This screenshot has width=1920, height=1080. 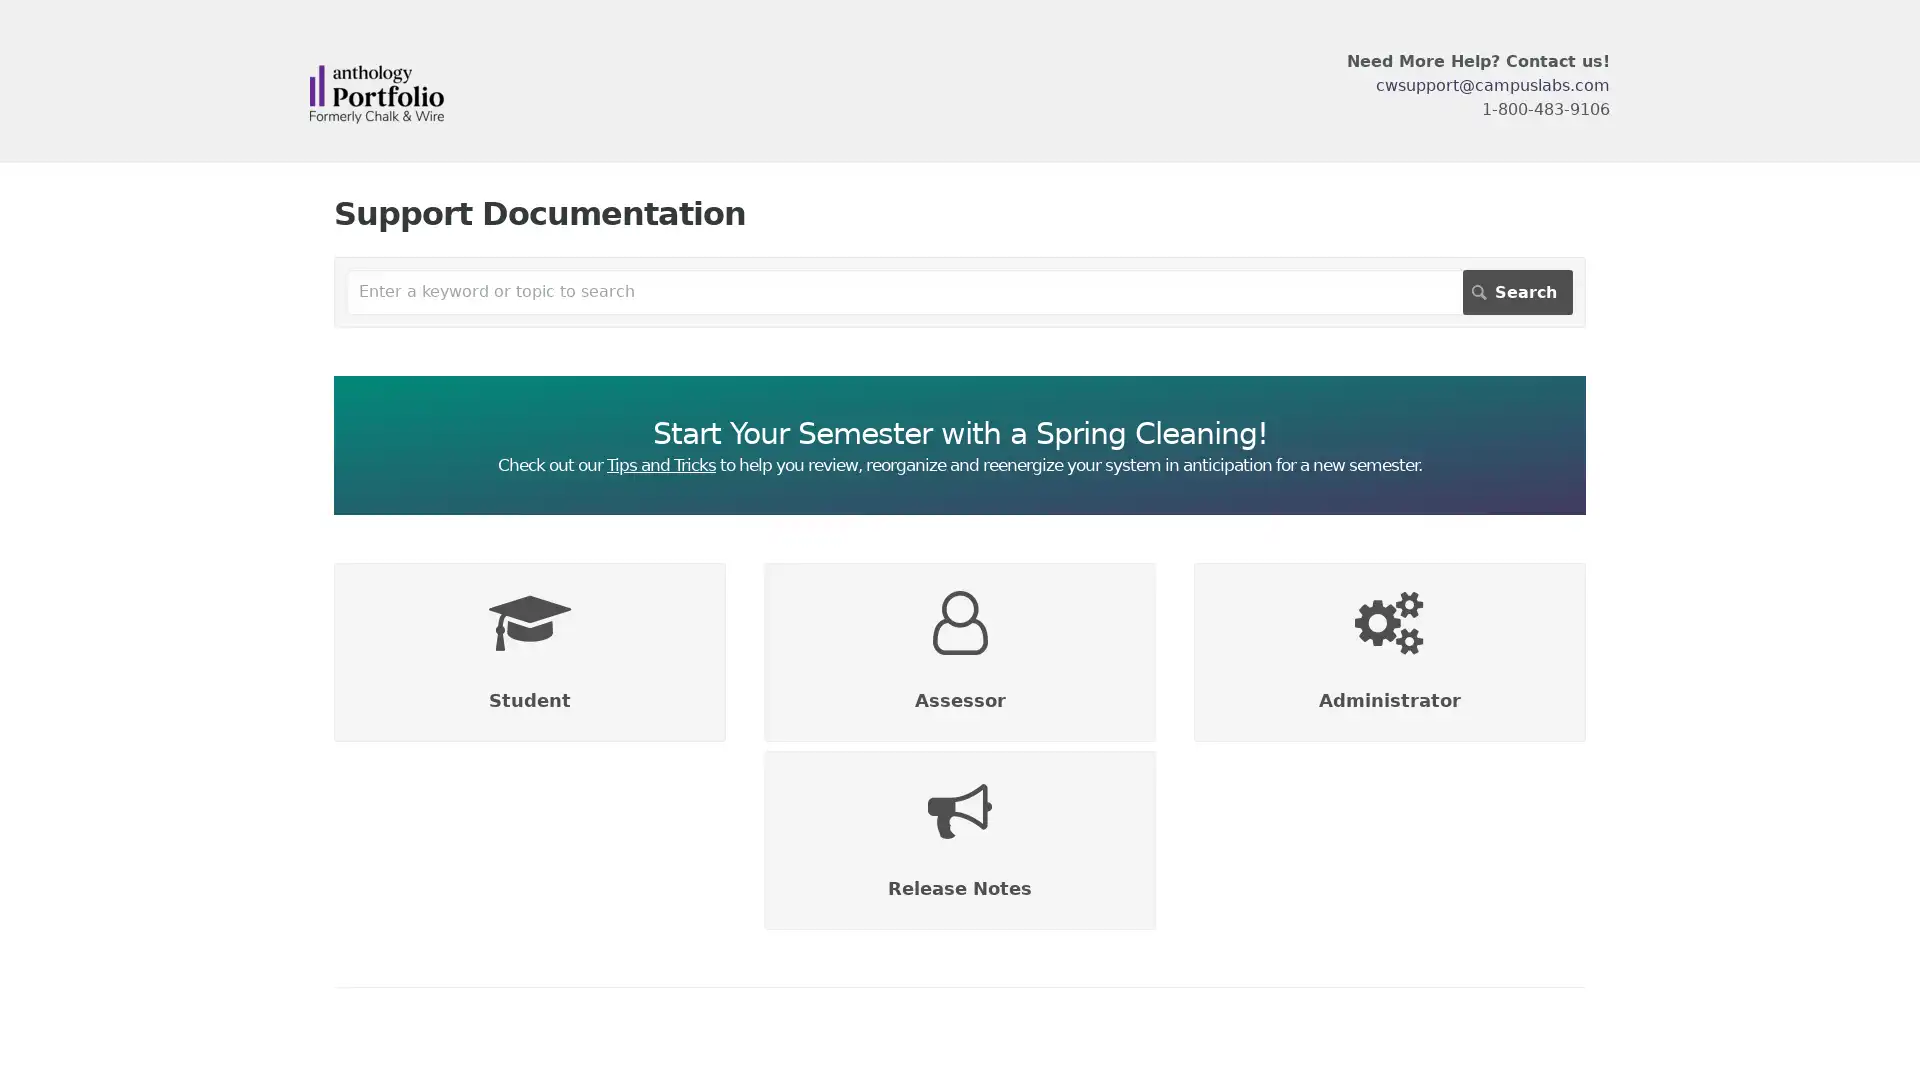 What do you see at coordinates (1517, 292) in the screenshot?
I see `Search` at bounding box center [1517, 292].